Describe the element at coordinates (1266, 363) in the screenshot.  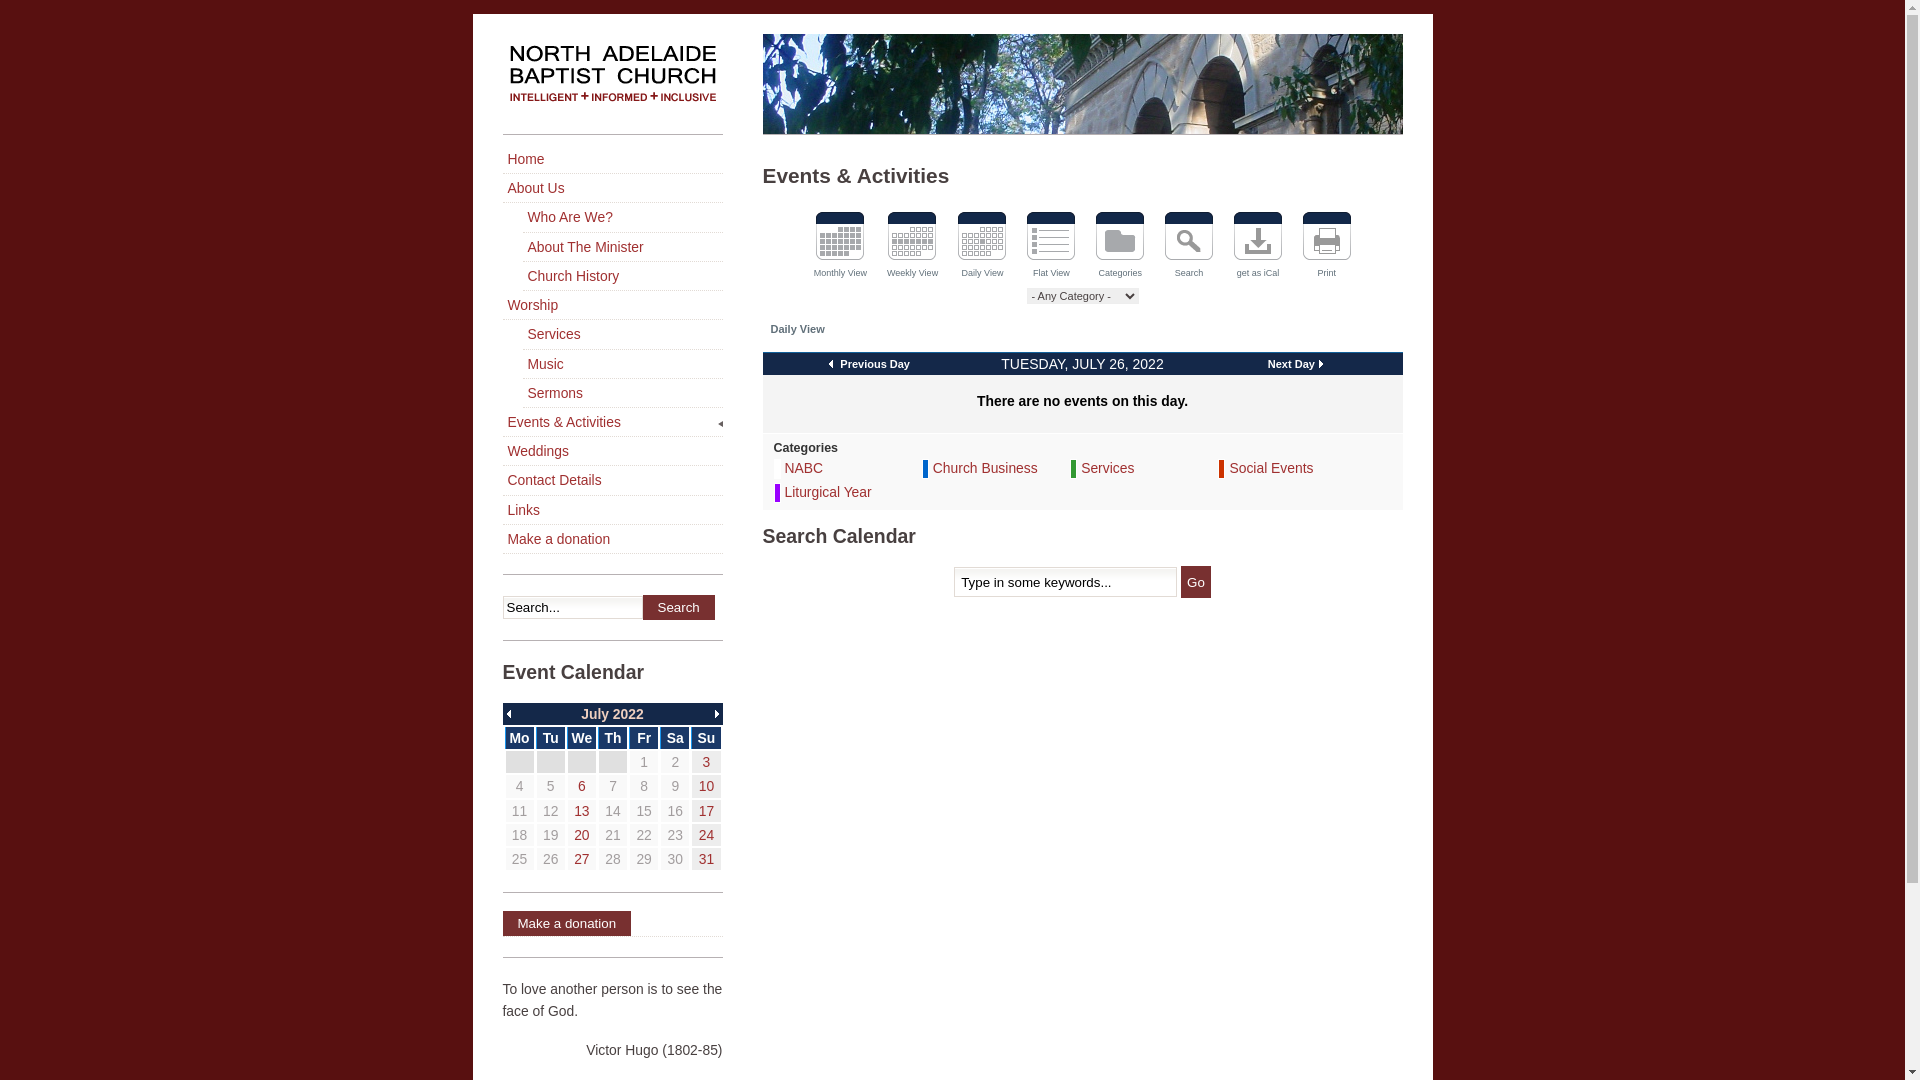
I see `'Next Day'` at that location.